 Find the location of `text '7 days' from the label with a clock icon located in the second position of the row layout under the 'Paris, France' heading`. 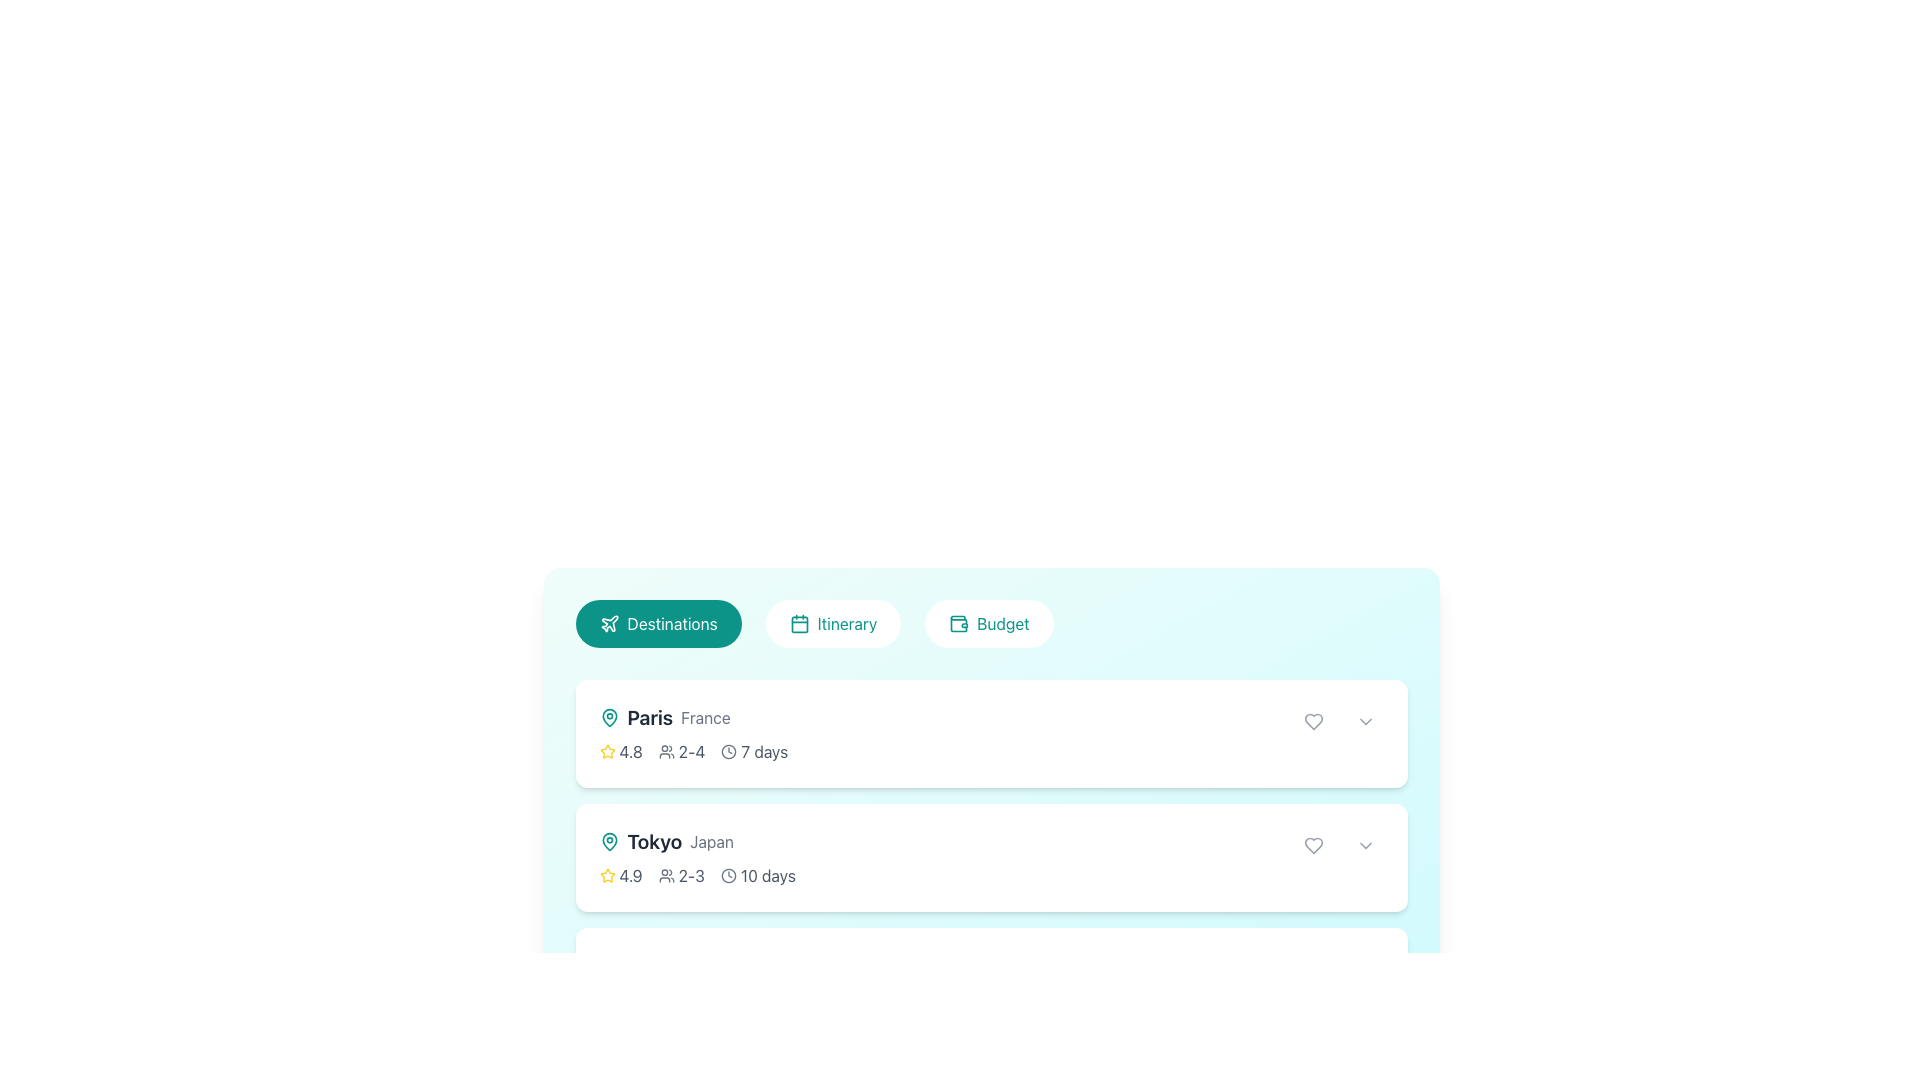

text '7 days' from the label with a clock icon located in the second position of the row layout under the 'Paris, France' heading is located at coordinates (753, 752).